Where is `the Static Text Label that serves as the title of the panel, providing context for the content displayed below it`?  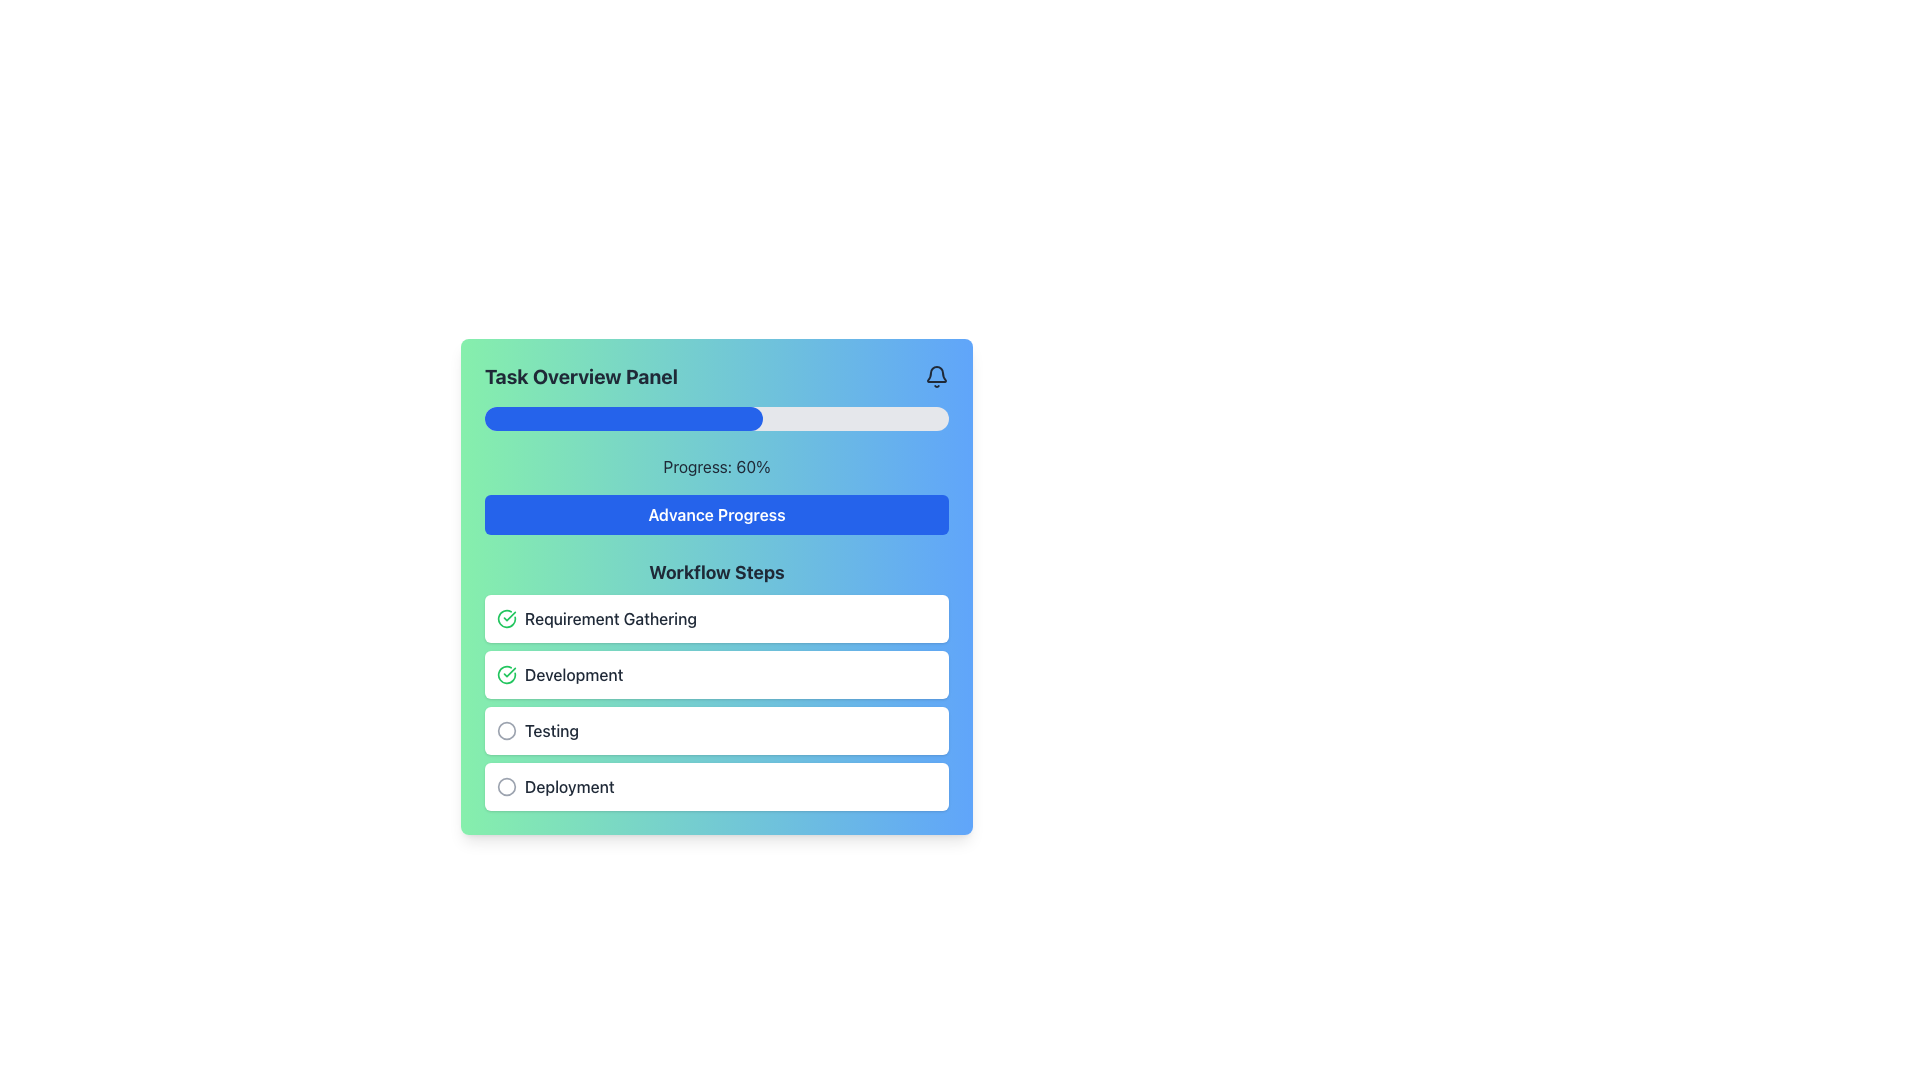
the Static Text Label that serves as the title of the panel, providing context for the content displayed below it is located at coordinates (580, 377).